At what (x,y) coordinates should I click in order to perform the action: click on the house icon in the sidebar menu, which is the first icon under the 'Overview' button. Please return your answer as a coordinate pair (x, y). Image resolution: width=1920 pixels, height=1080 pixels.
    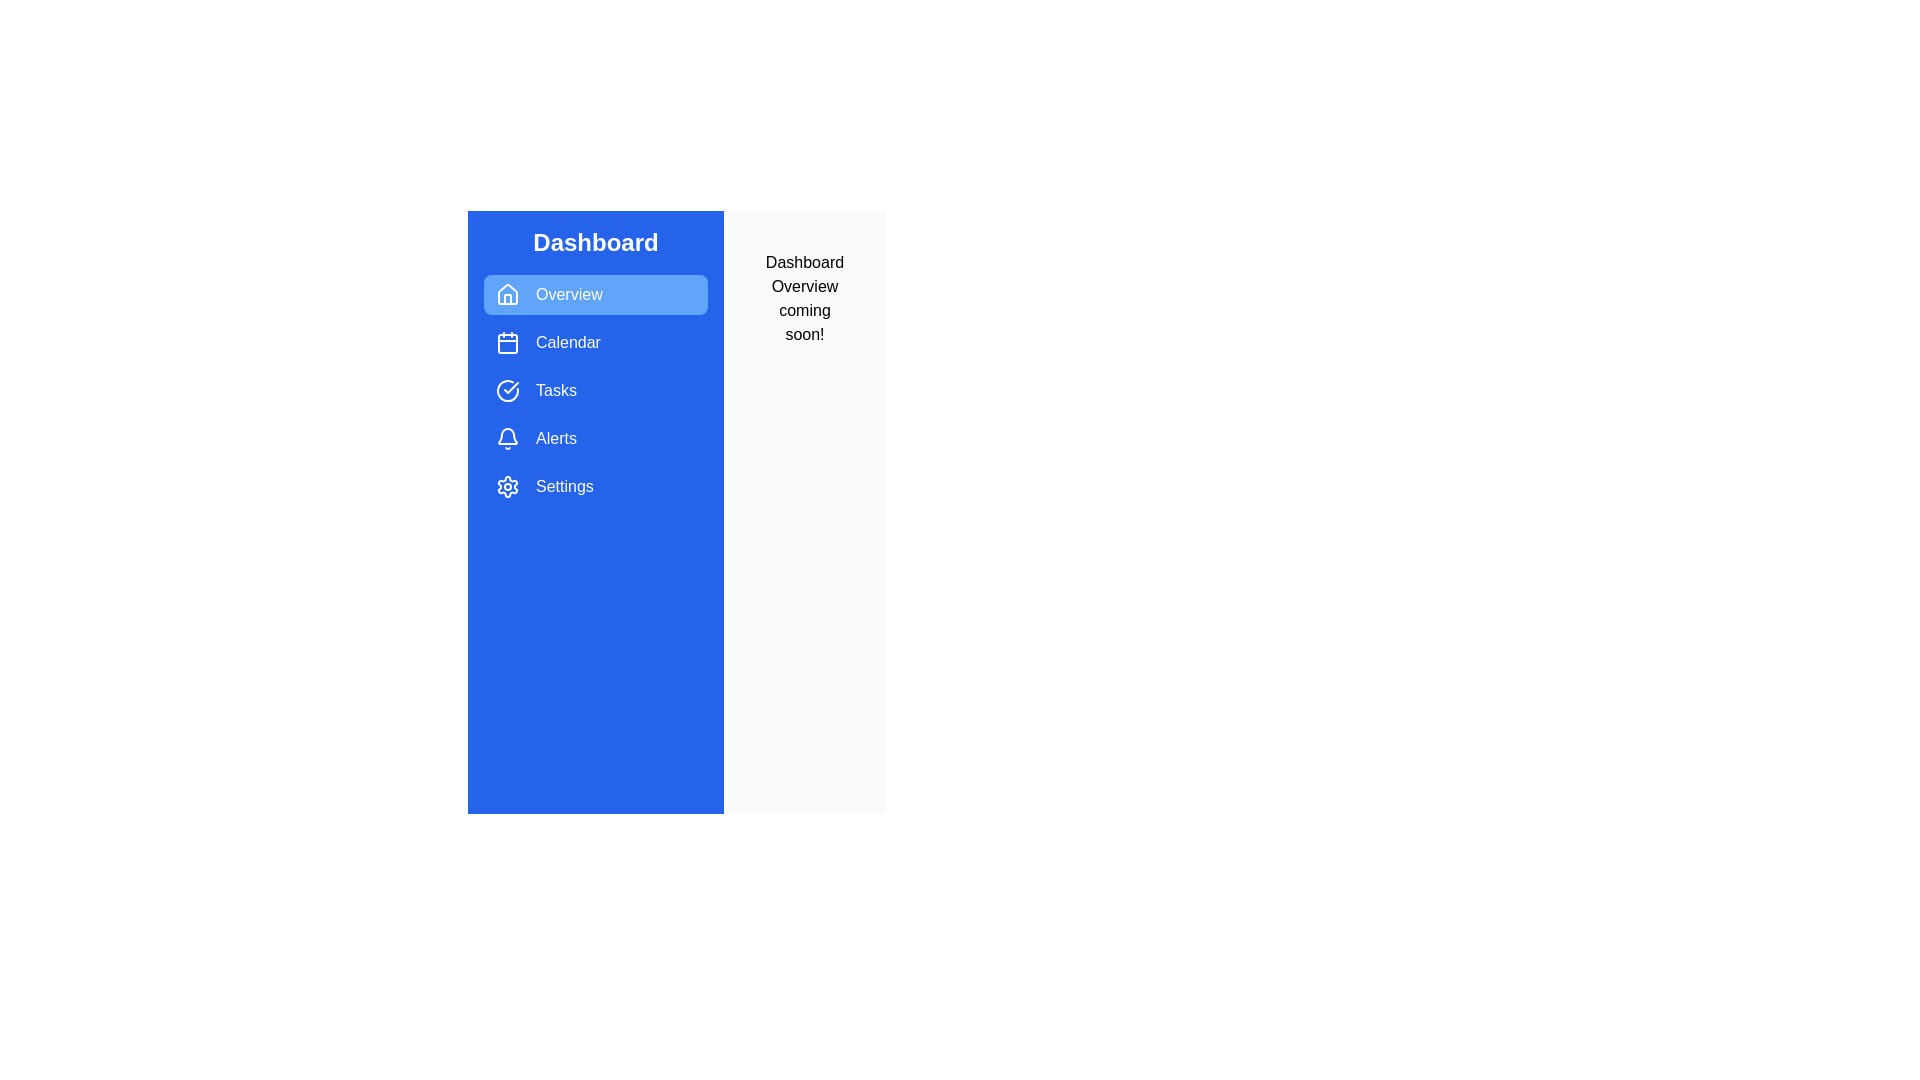
    Looking at the image, I should click on (508, 293).